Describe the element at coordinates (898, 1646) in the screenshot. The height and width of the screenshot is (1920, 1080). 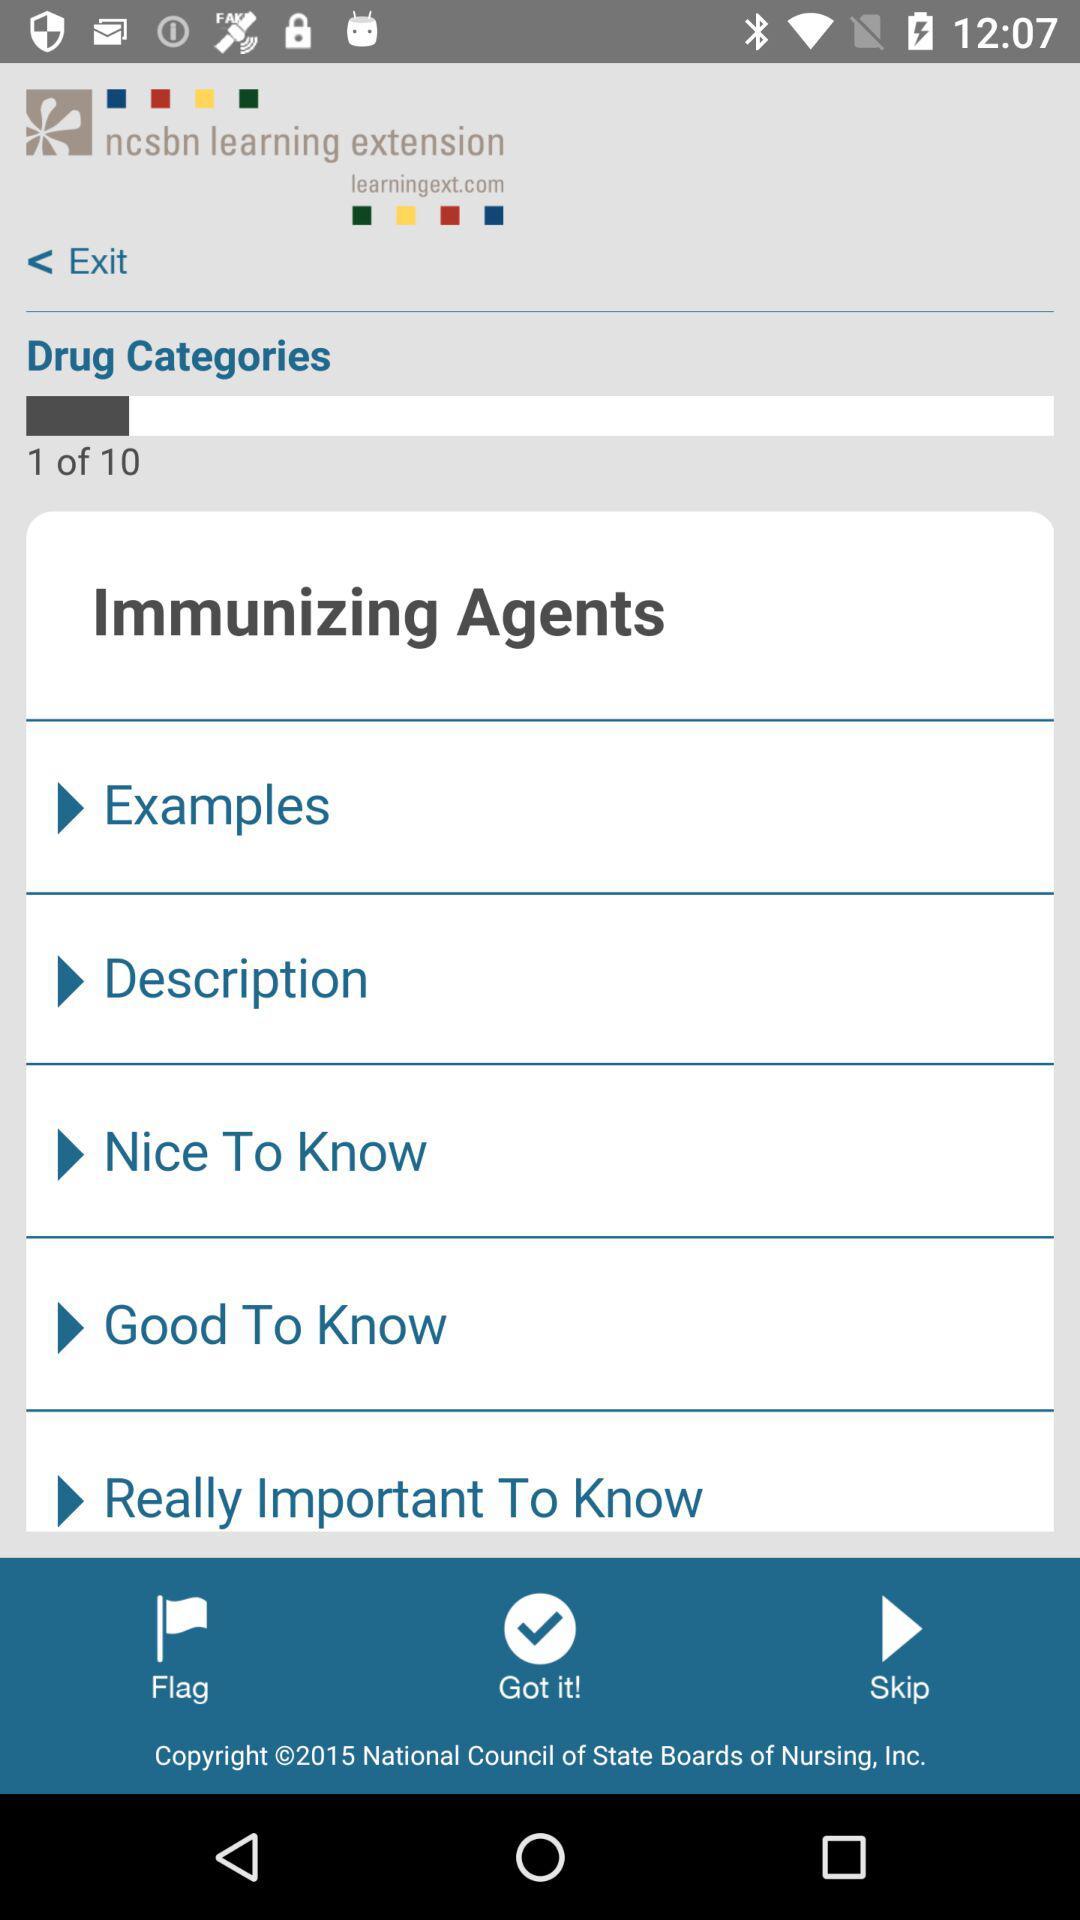
I see `skip category` at that location.